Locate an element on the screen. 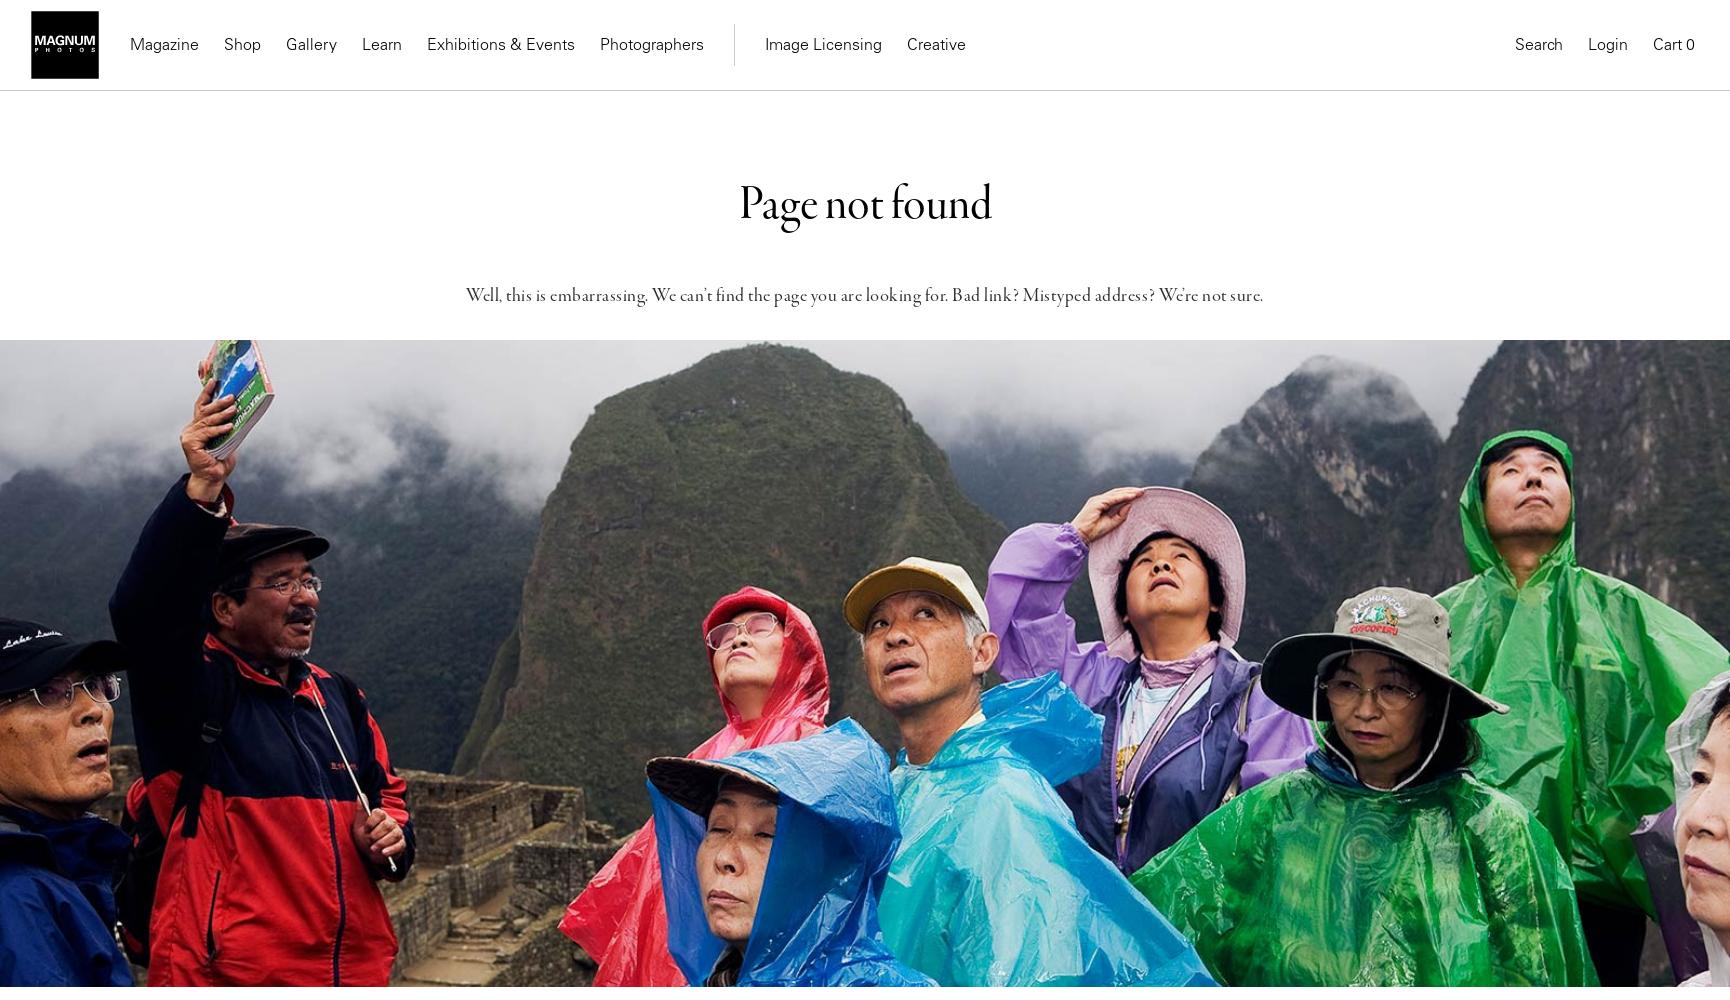 This screenshot has width=1730, height=1000. 'The Art of Street Photography' is located at coordinates (538, 119).